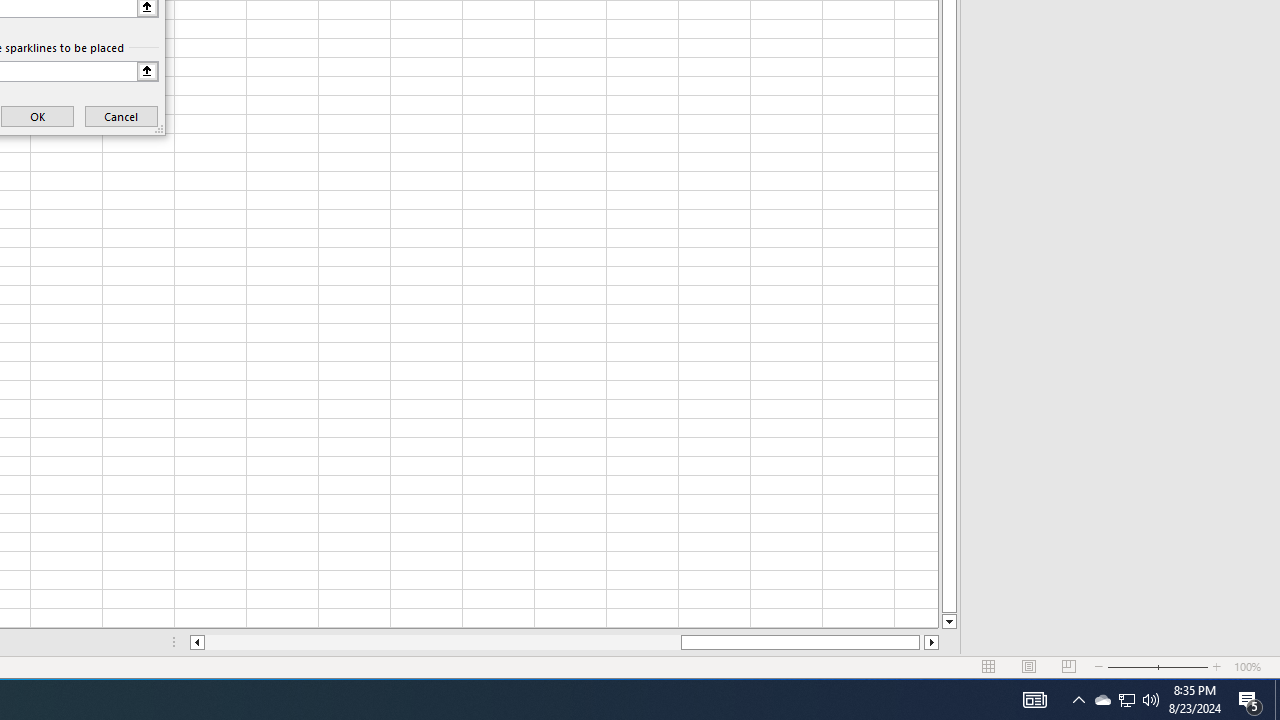  Describe the element at coordinates (1158, 667) in the screenshot. I see `'Zoom'` at that location.